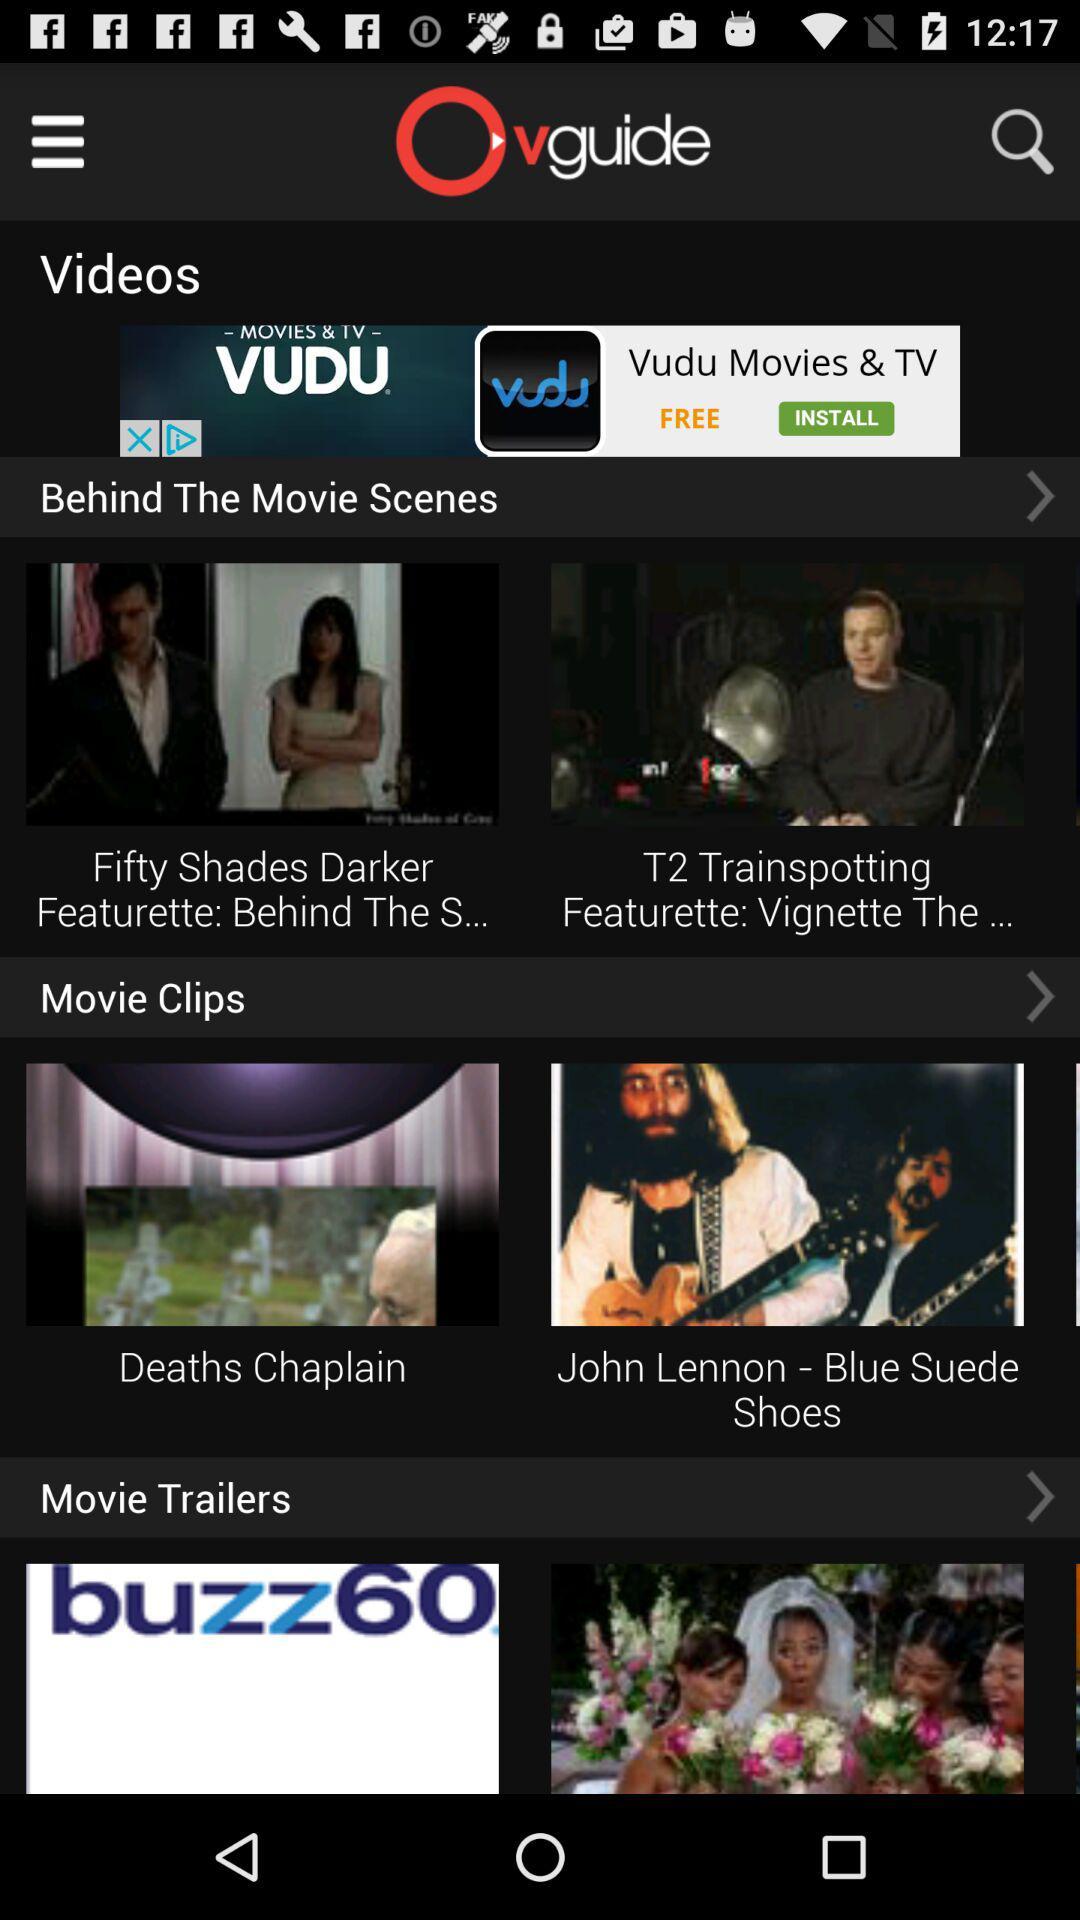 The height and width of the screenshot is (1920, 1080). Describe the element at coordinates (1035, 150) in the screenshot. I see `the search icon` at that location.